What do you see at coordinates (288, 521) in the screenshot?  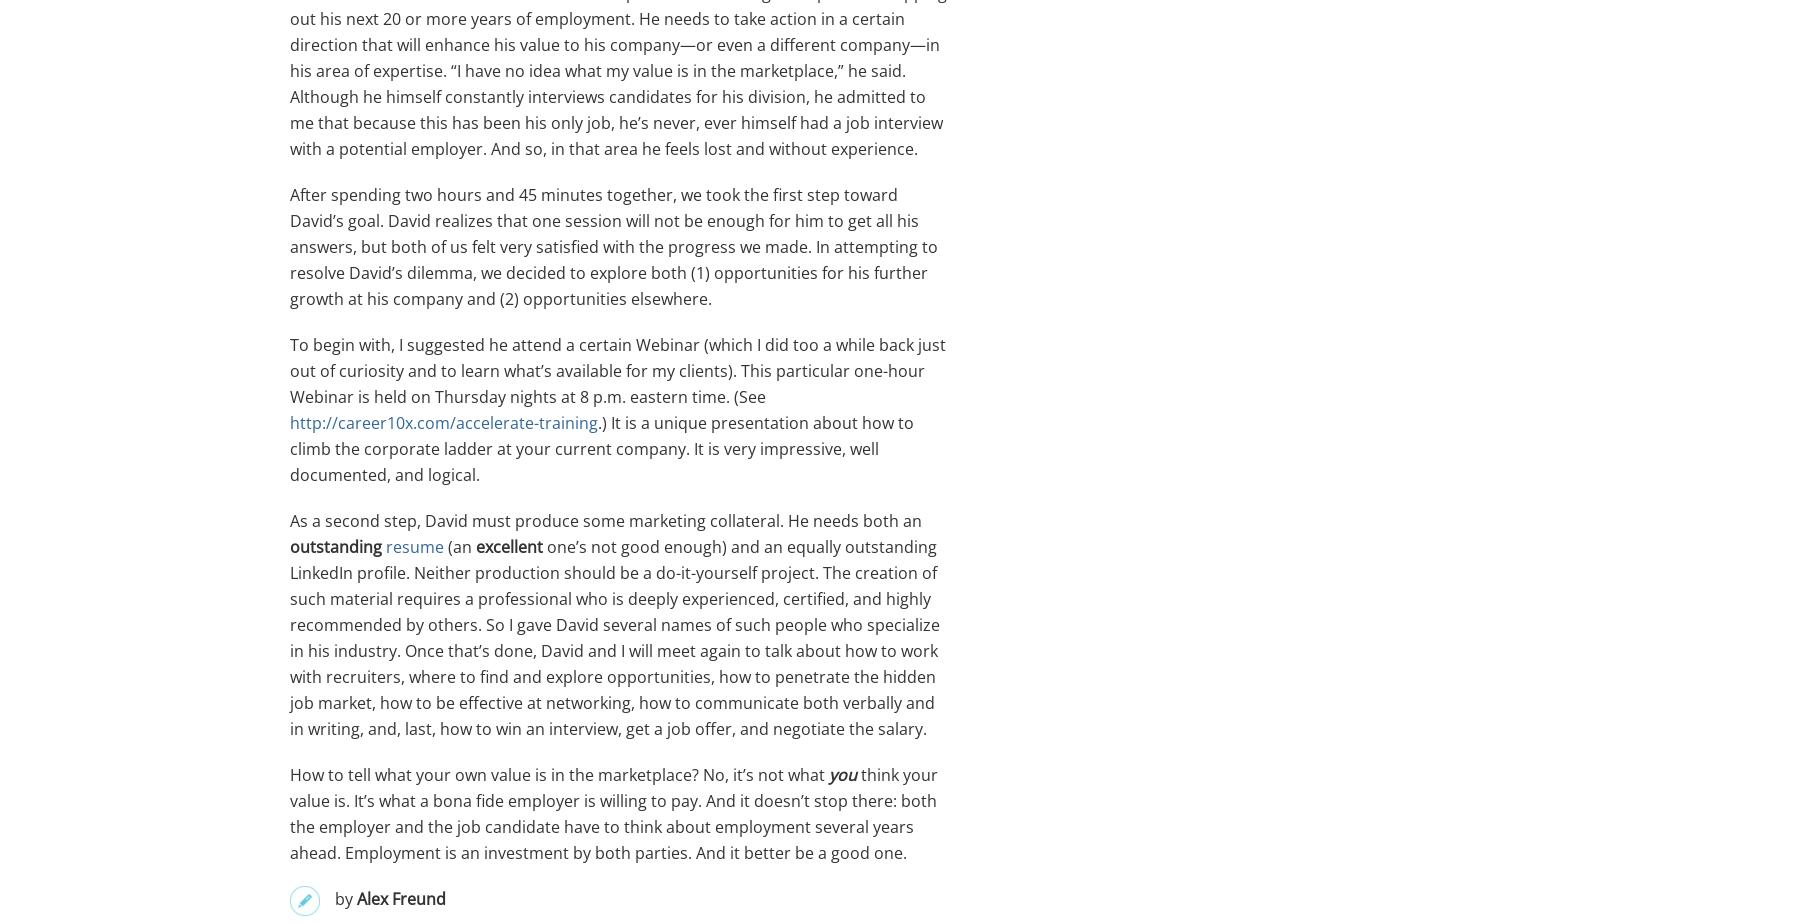 I see `'As a second step, David must produce some marketing collateral. He needs both an'` at bounding box center [288, 521].